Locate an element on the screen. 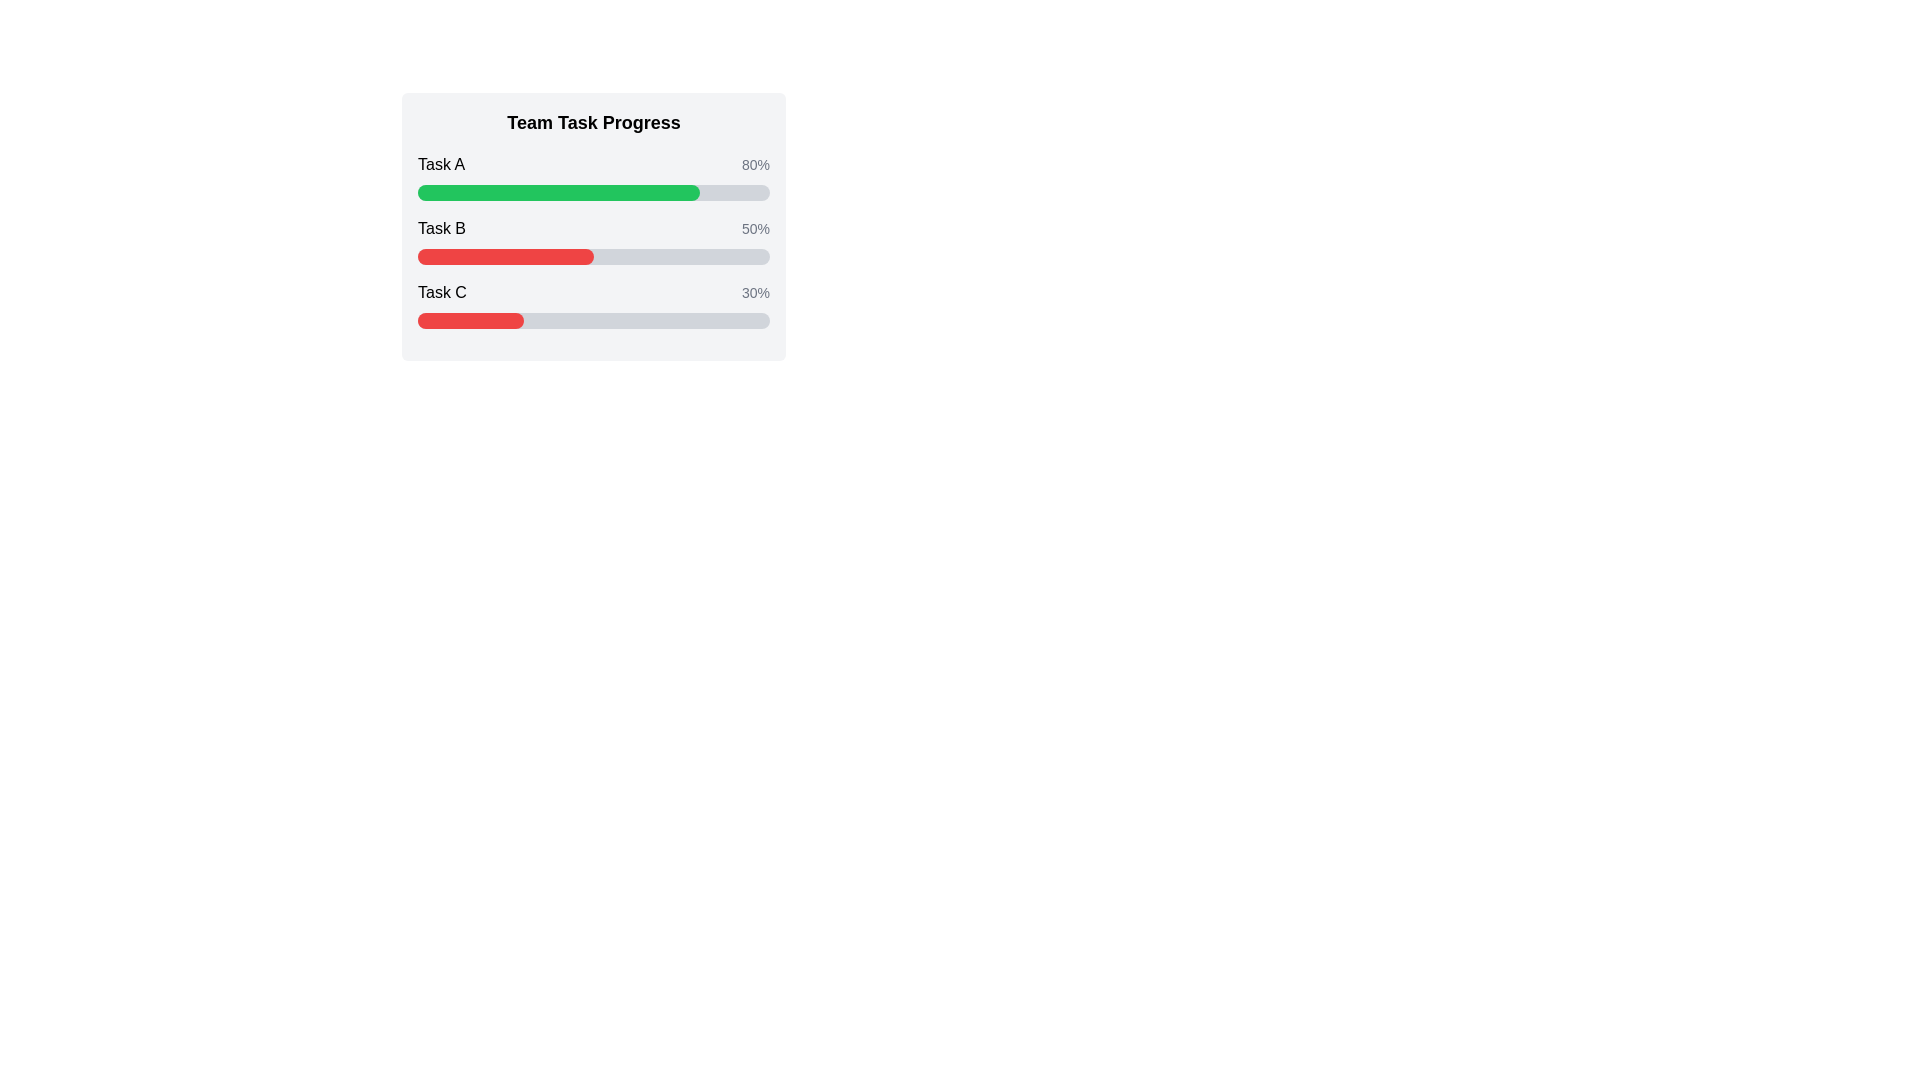 This screenshot has width=1920, height=1080. the color and width of the horizontal progress bar labeled 'Task A' with an '80%' completion indicator located in the 'Team Task Progress' section is located at coordinates (593, 176).